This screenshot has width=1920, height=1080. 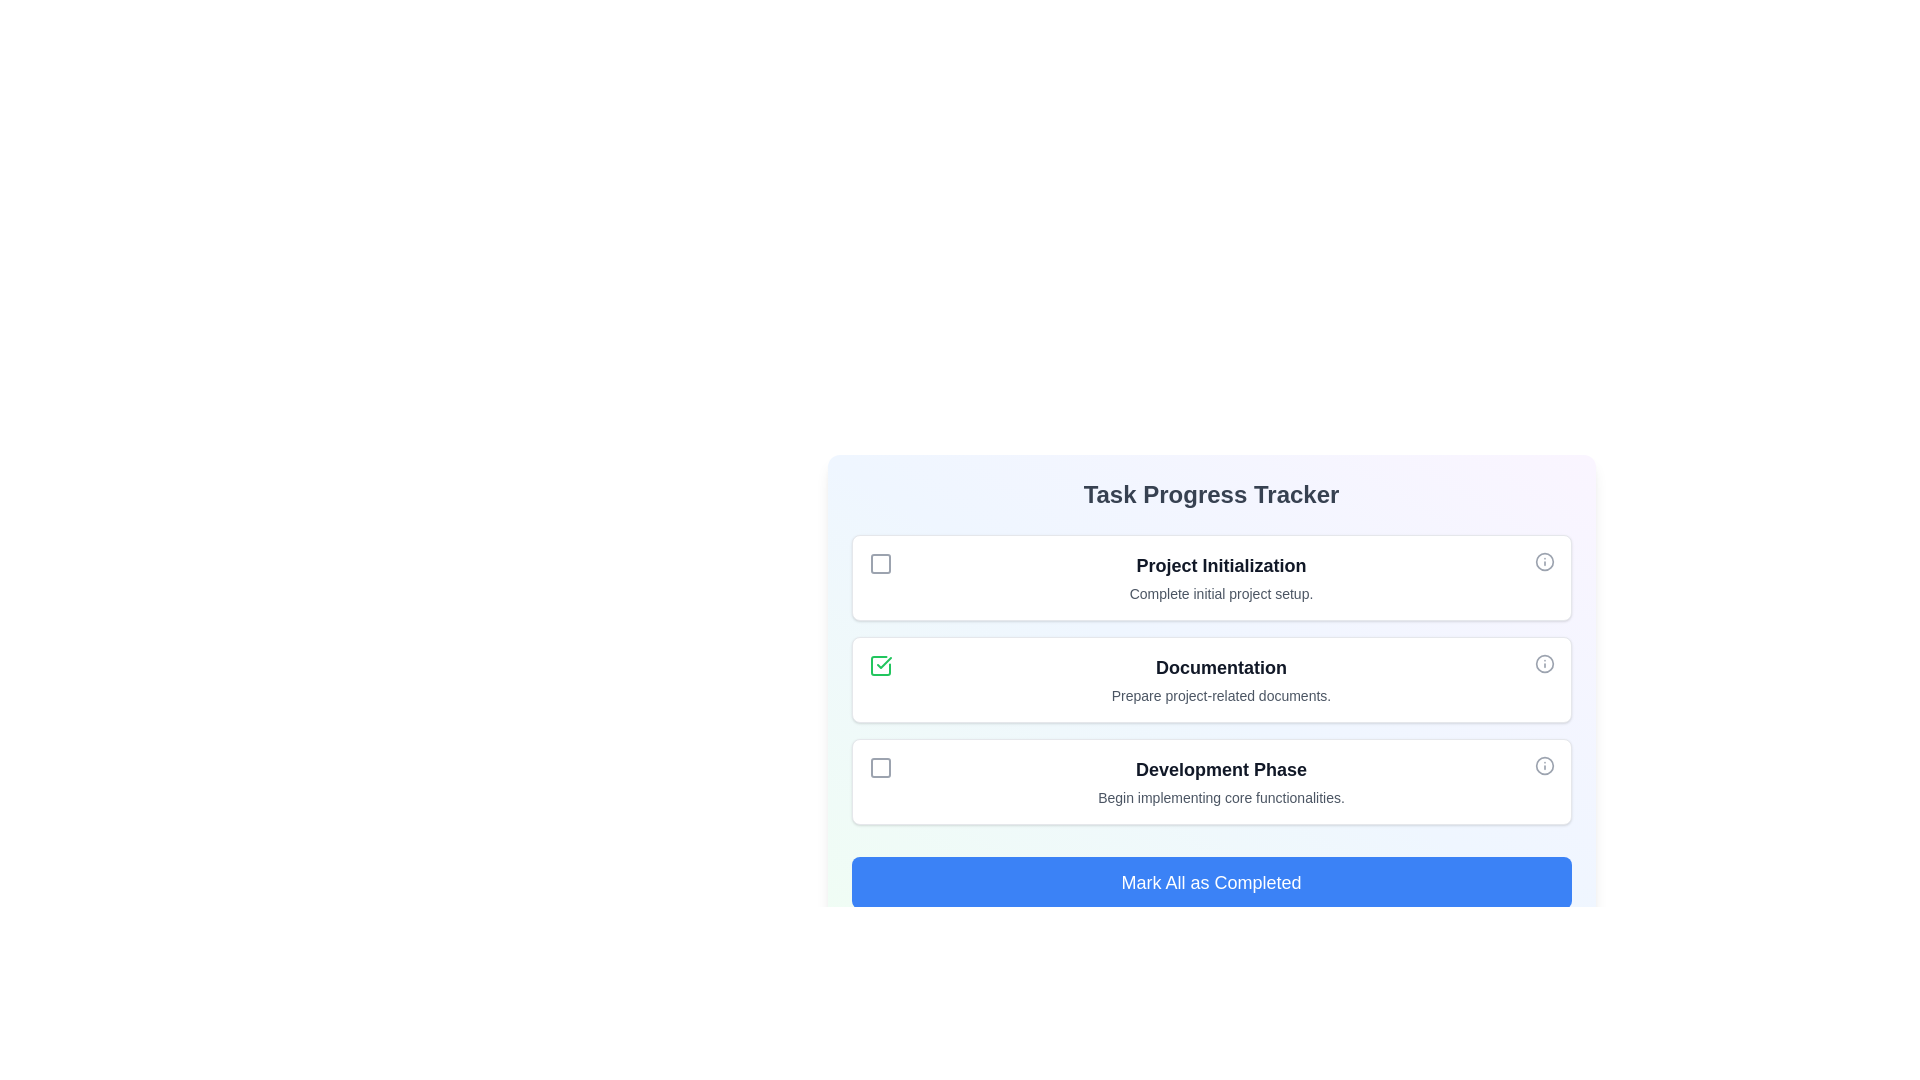 I want to click on the Text Label displaying 'Task Progress Tracker', which is styled in bold font and centered alignment at the top of the 'Task Progress Tracker' area, so click(x=1210, y=494).